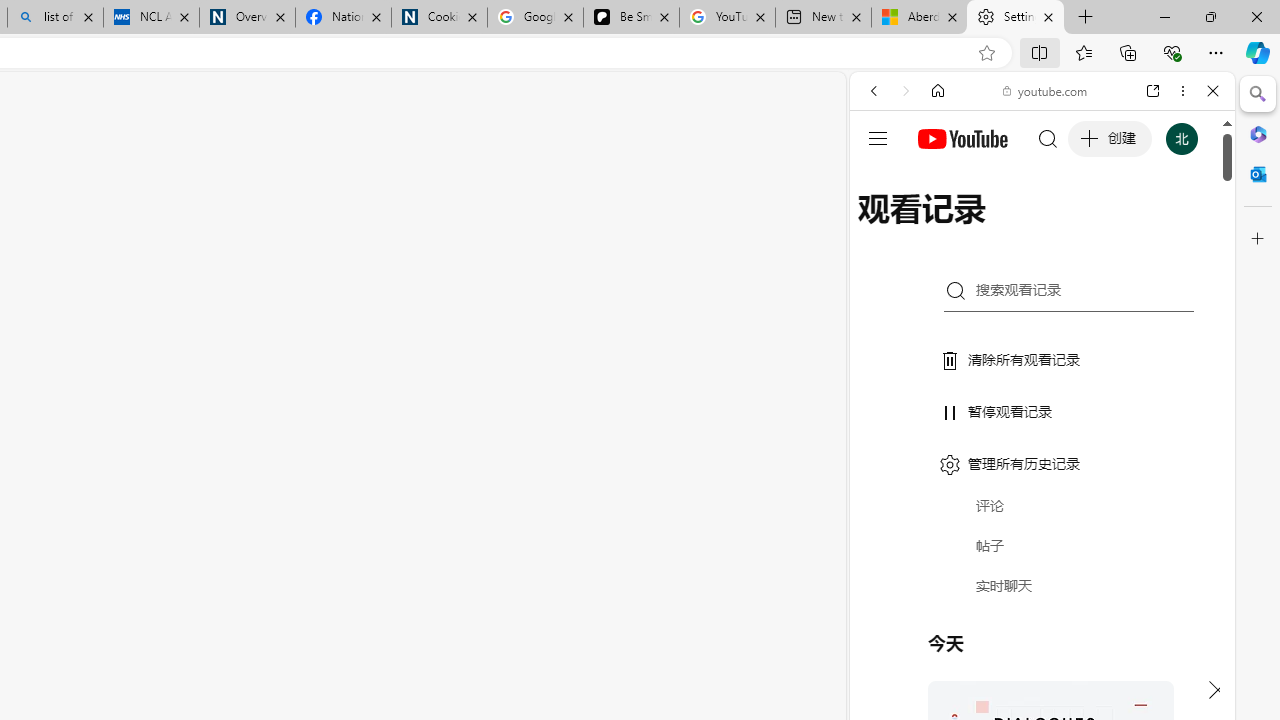  Describe the element at coordinates (438, 17) in the screenshot. I see `'Cookies'` at that location.